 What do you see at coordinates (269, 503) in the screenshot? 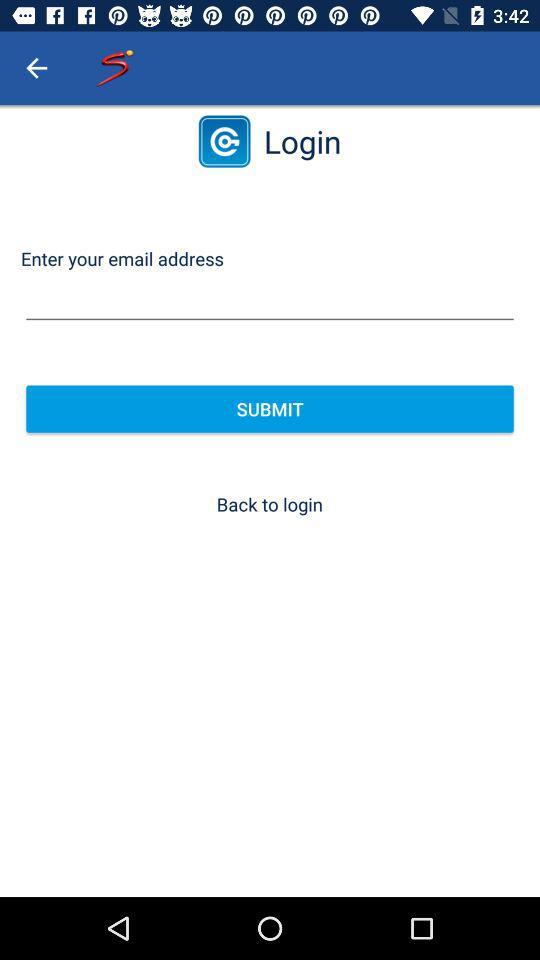
I see `item below the submit` at bounding box center [269, 503].